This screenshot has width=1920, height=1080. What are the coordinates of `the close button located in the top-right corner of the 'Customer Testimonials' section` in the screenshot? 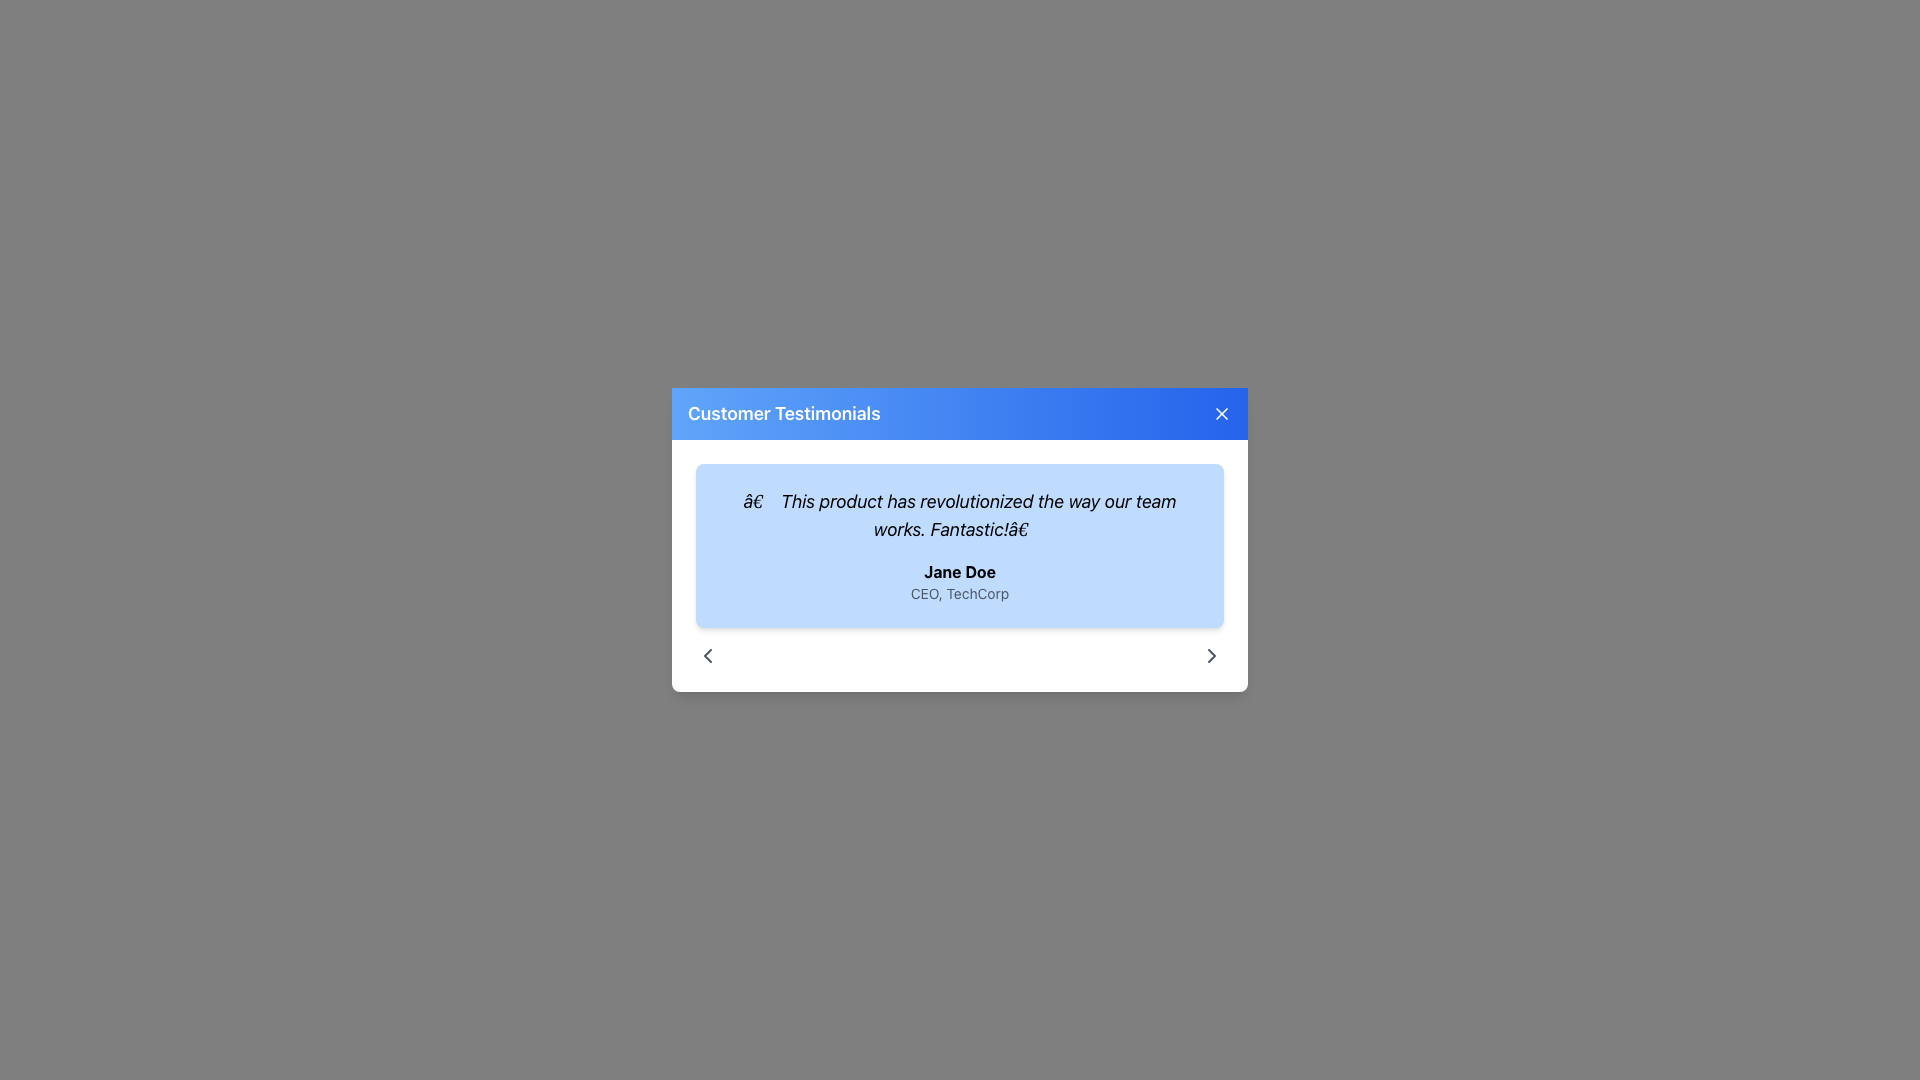 It's located at (1221, 412).